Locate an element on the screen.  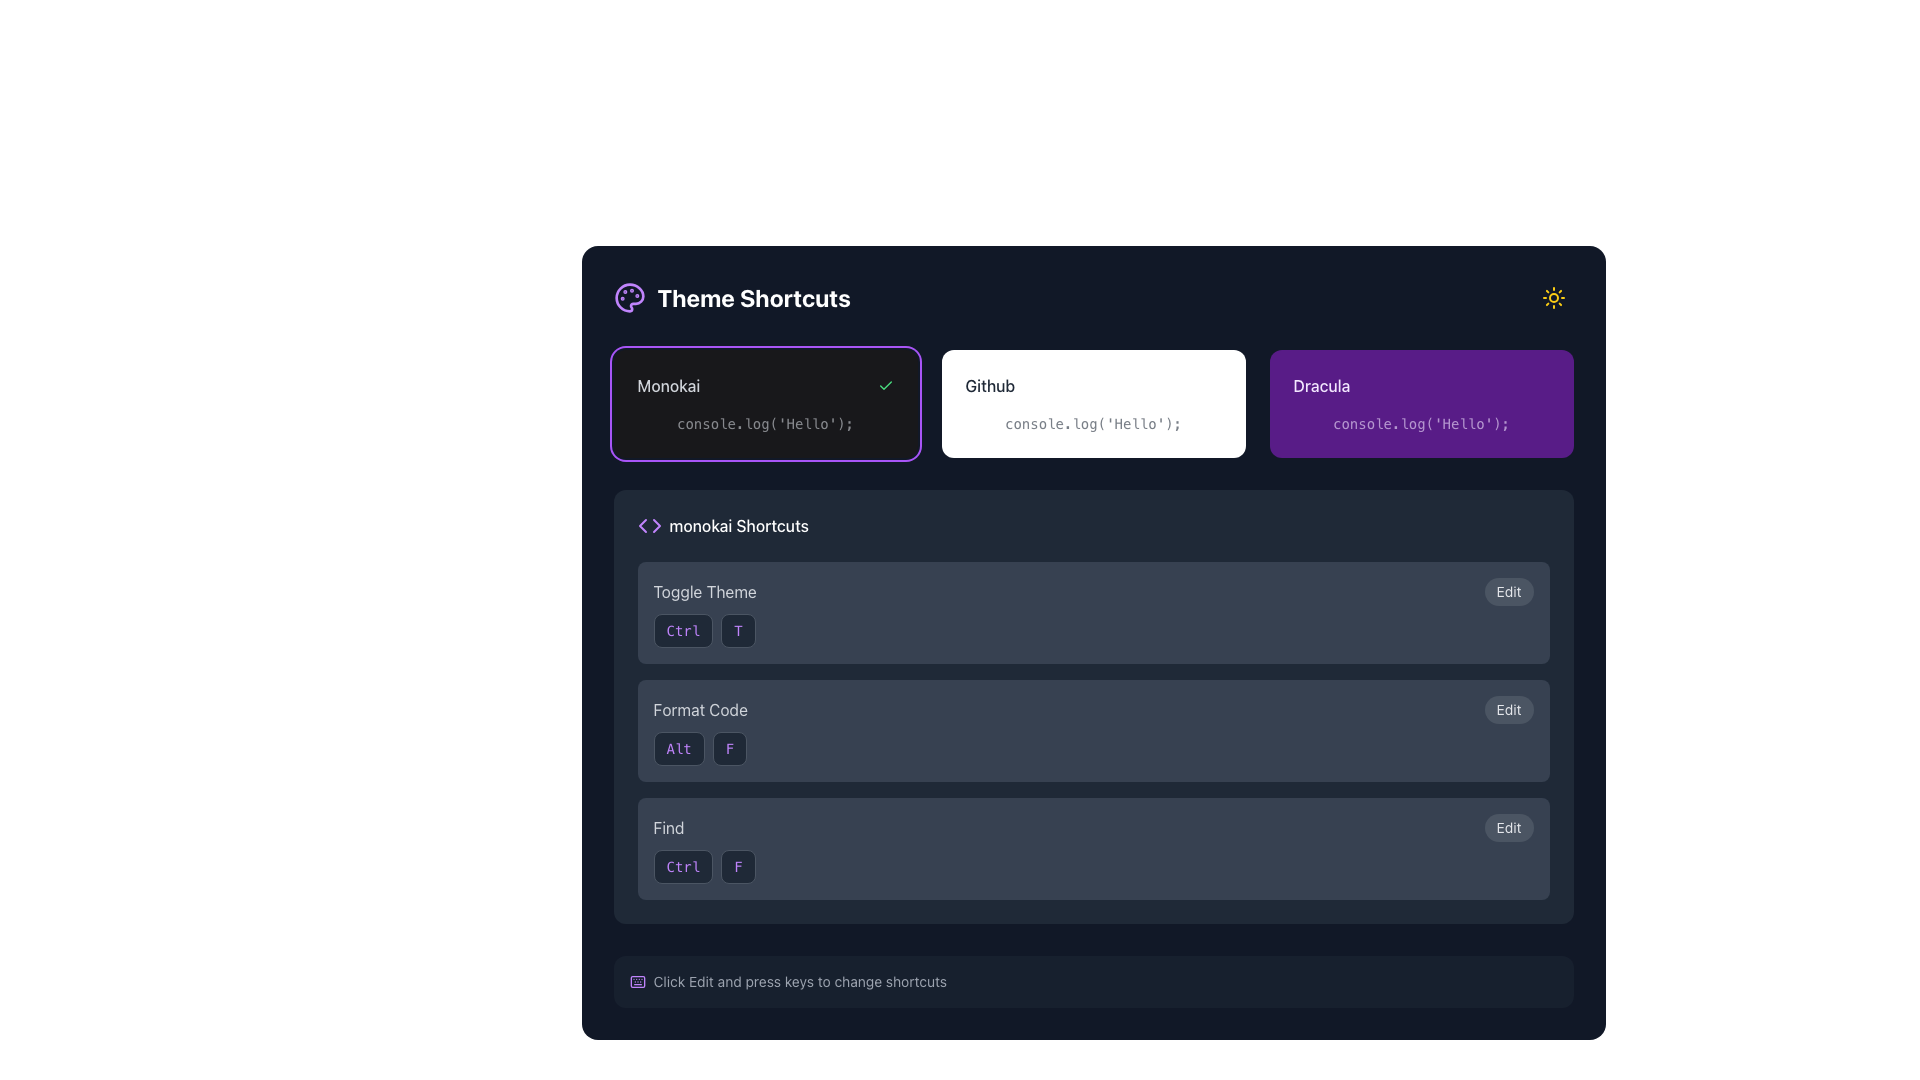
the static text block displaying the code snippet "console.log('Hello');" which is styled in light gray and located inside the white rectangular card labeled 'Github' is located at coordinates (1092, 423).